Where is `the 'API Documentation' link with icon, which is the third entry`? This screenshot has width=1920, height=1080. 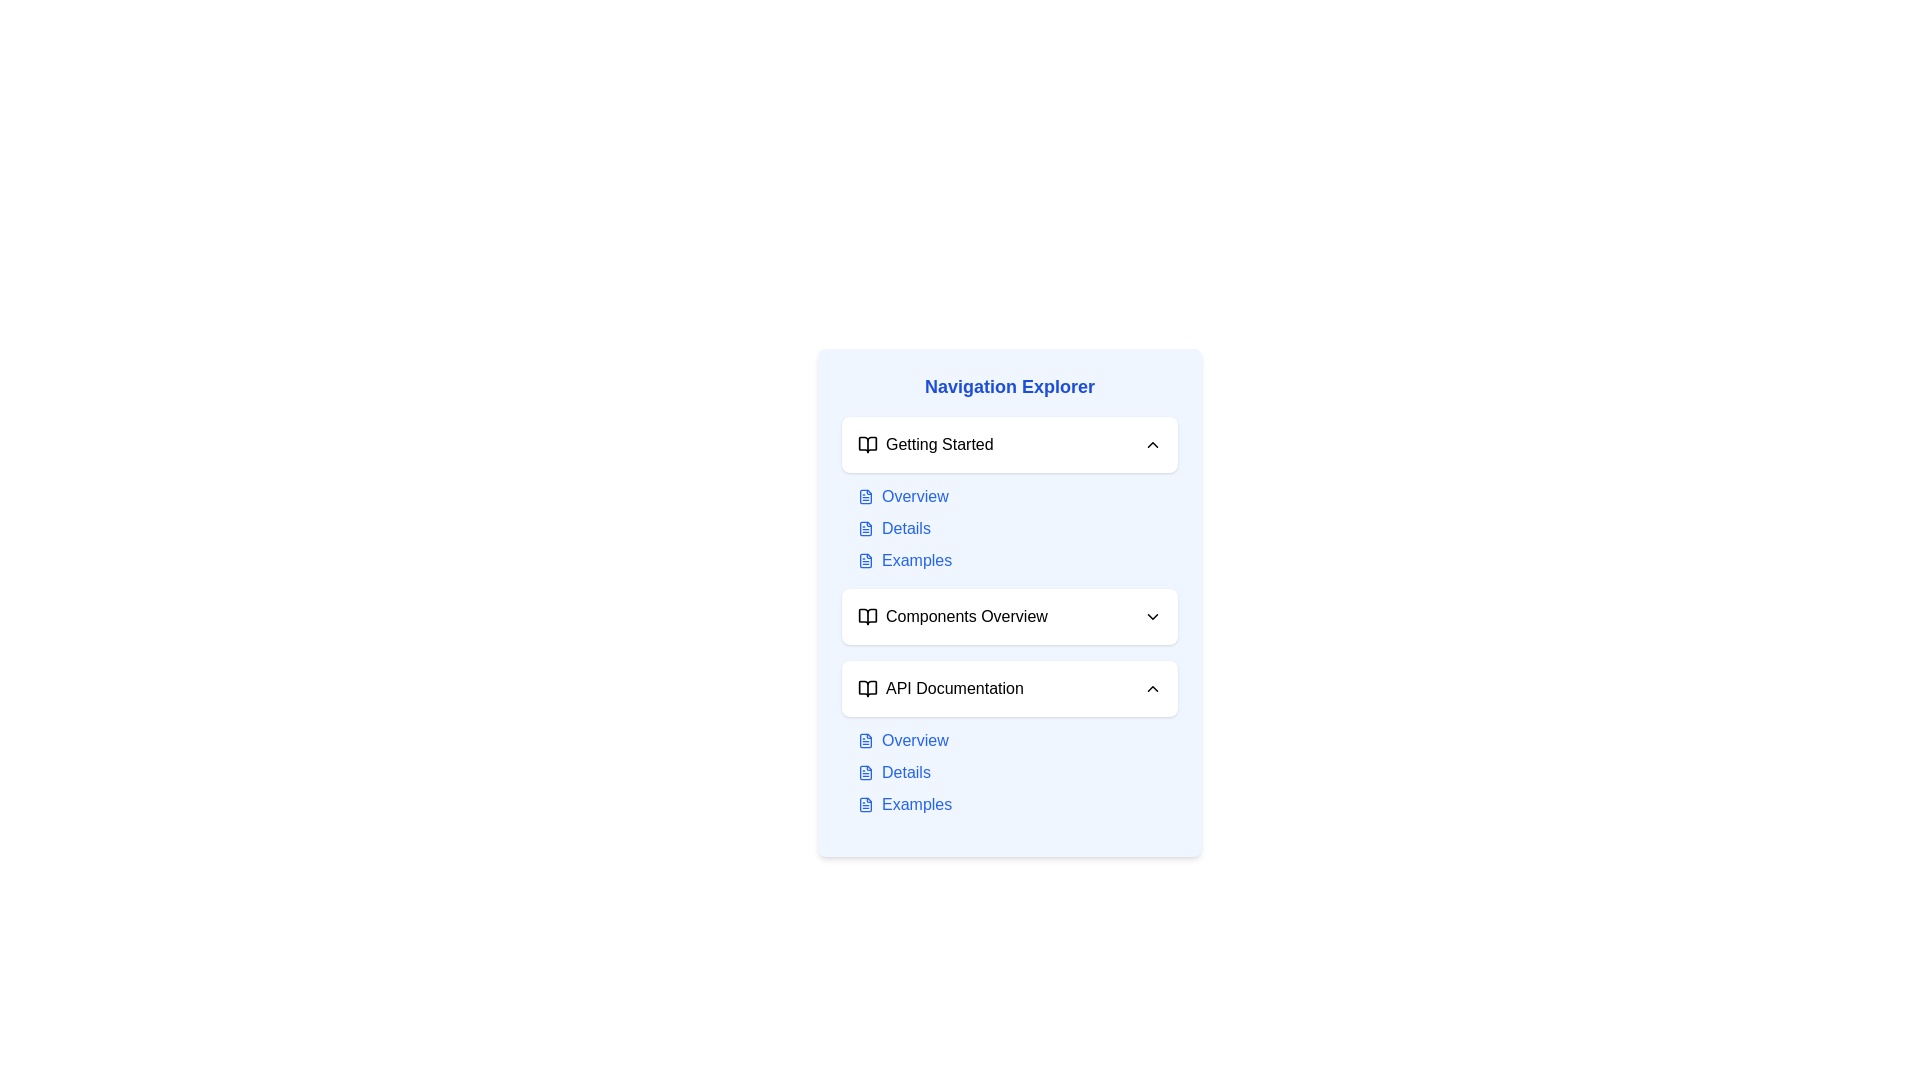 the 'API Documentation' link with icon, which is the third entry is located at coordinates (939, 688).